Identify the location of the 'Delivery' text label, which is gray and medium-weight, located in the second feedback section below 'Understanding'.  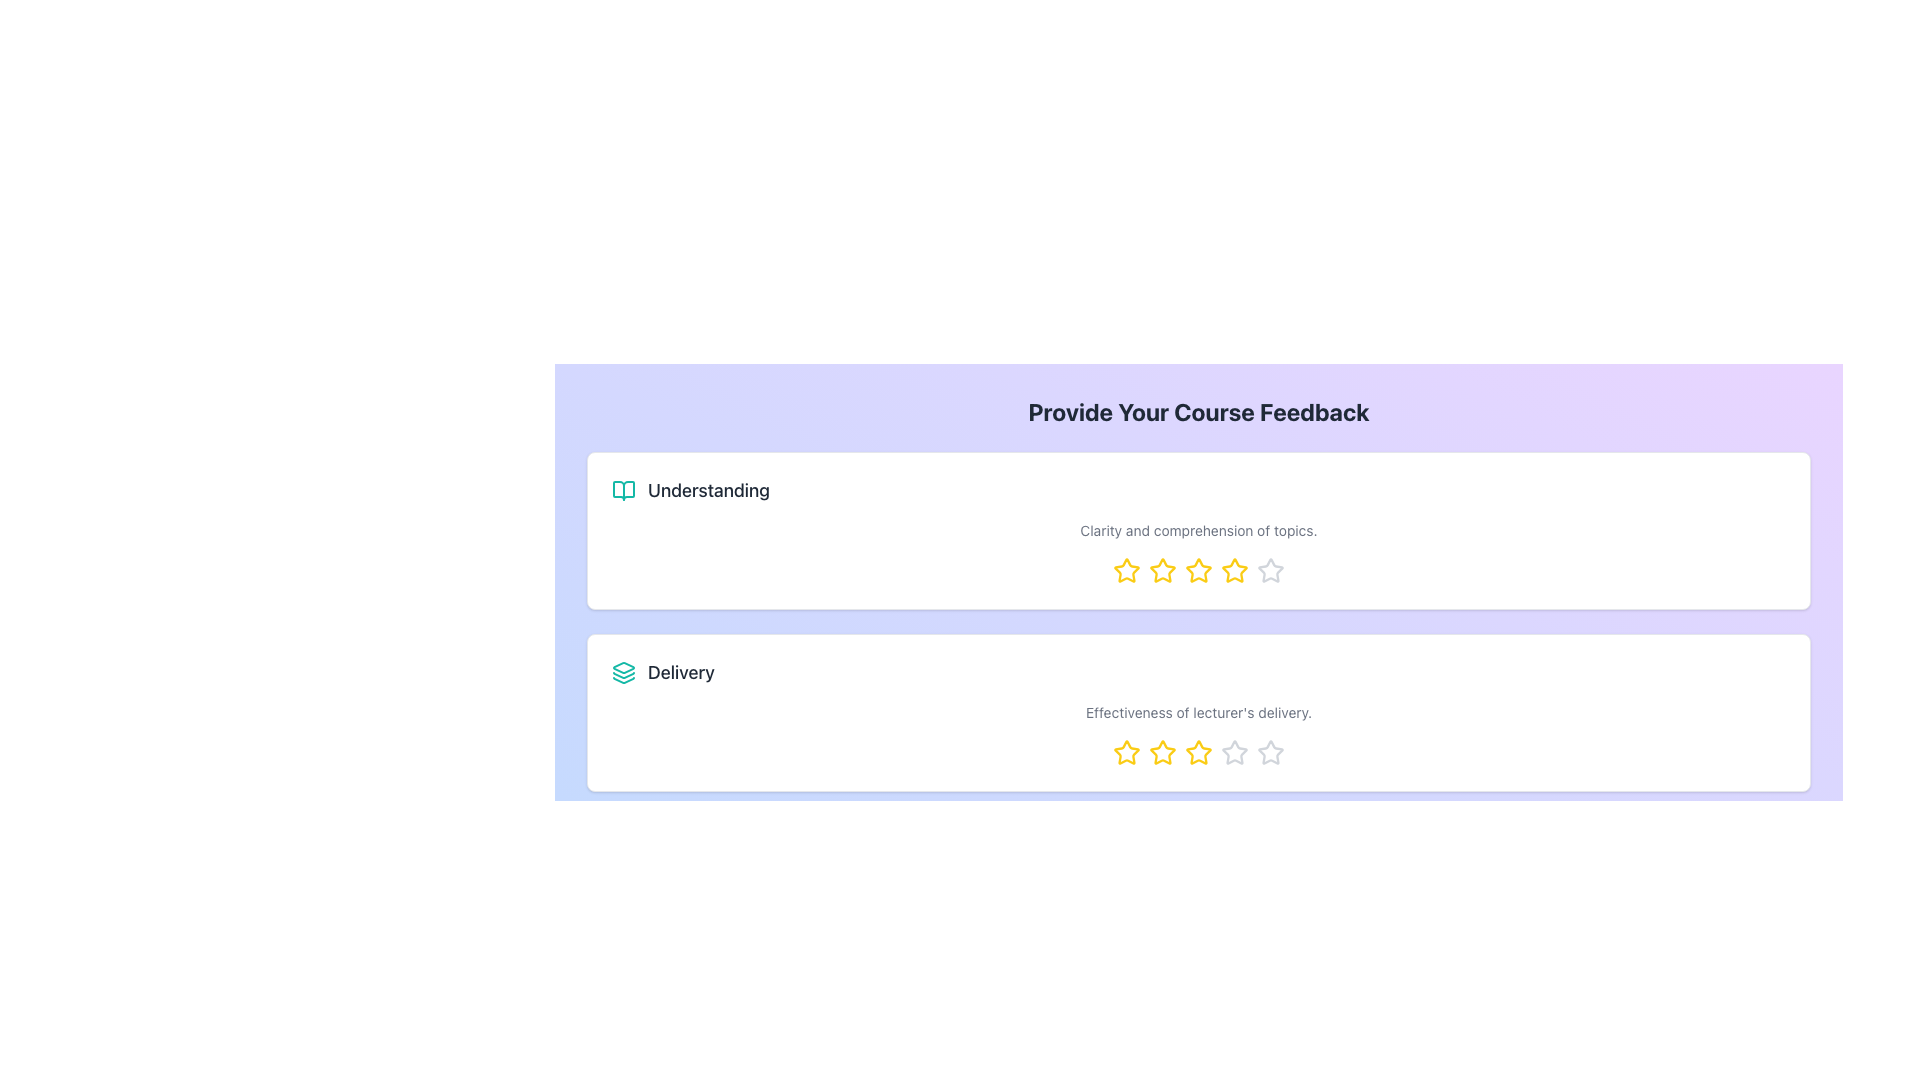
(681, 672).